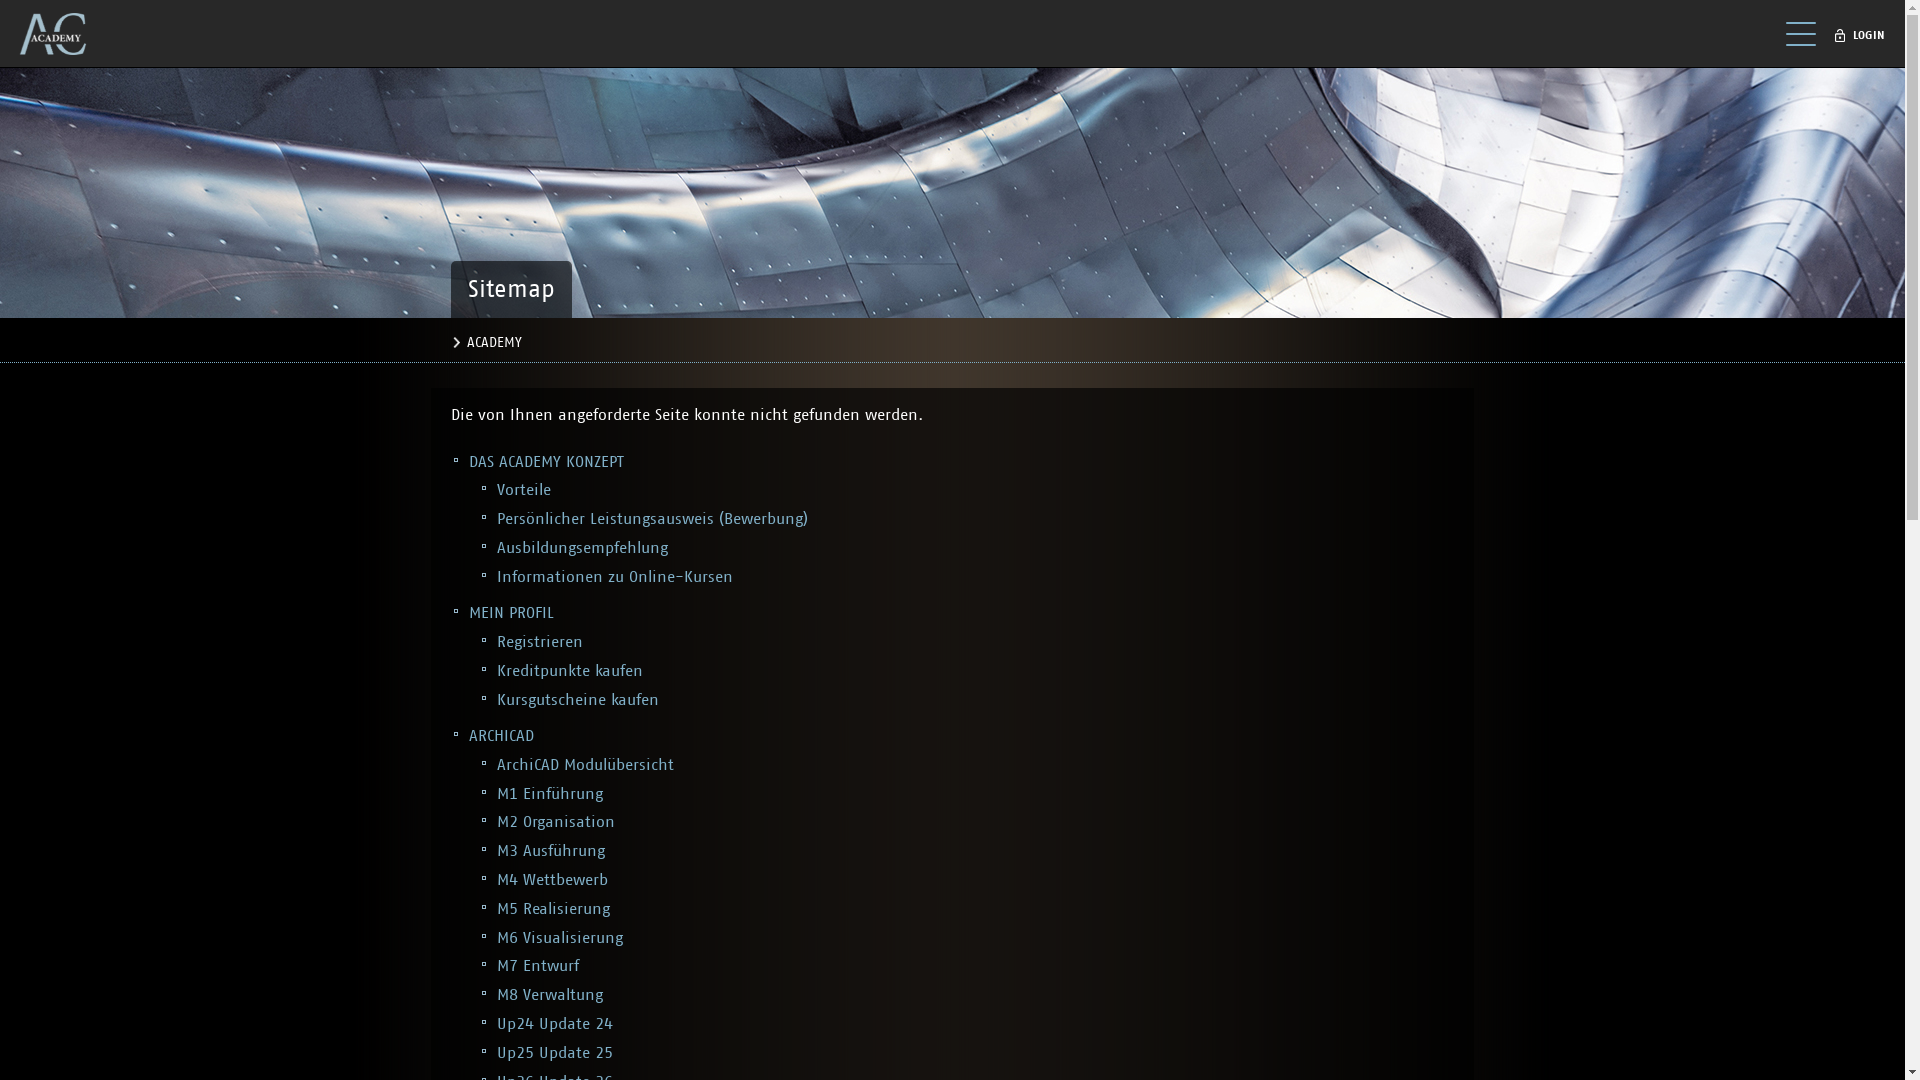 The image size is (1920, 1080). I want to click on 'IDC - Nicht gefunden', so click(19, 34).